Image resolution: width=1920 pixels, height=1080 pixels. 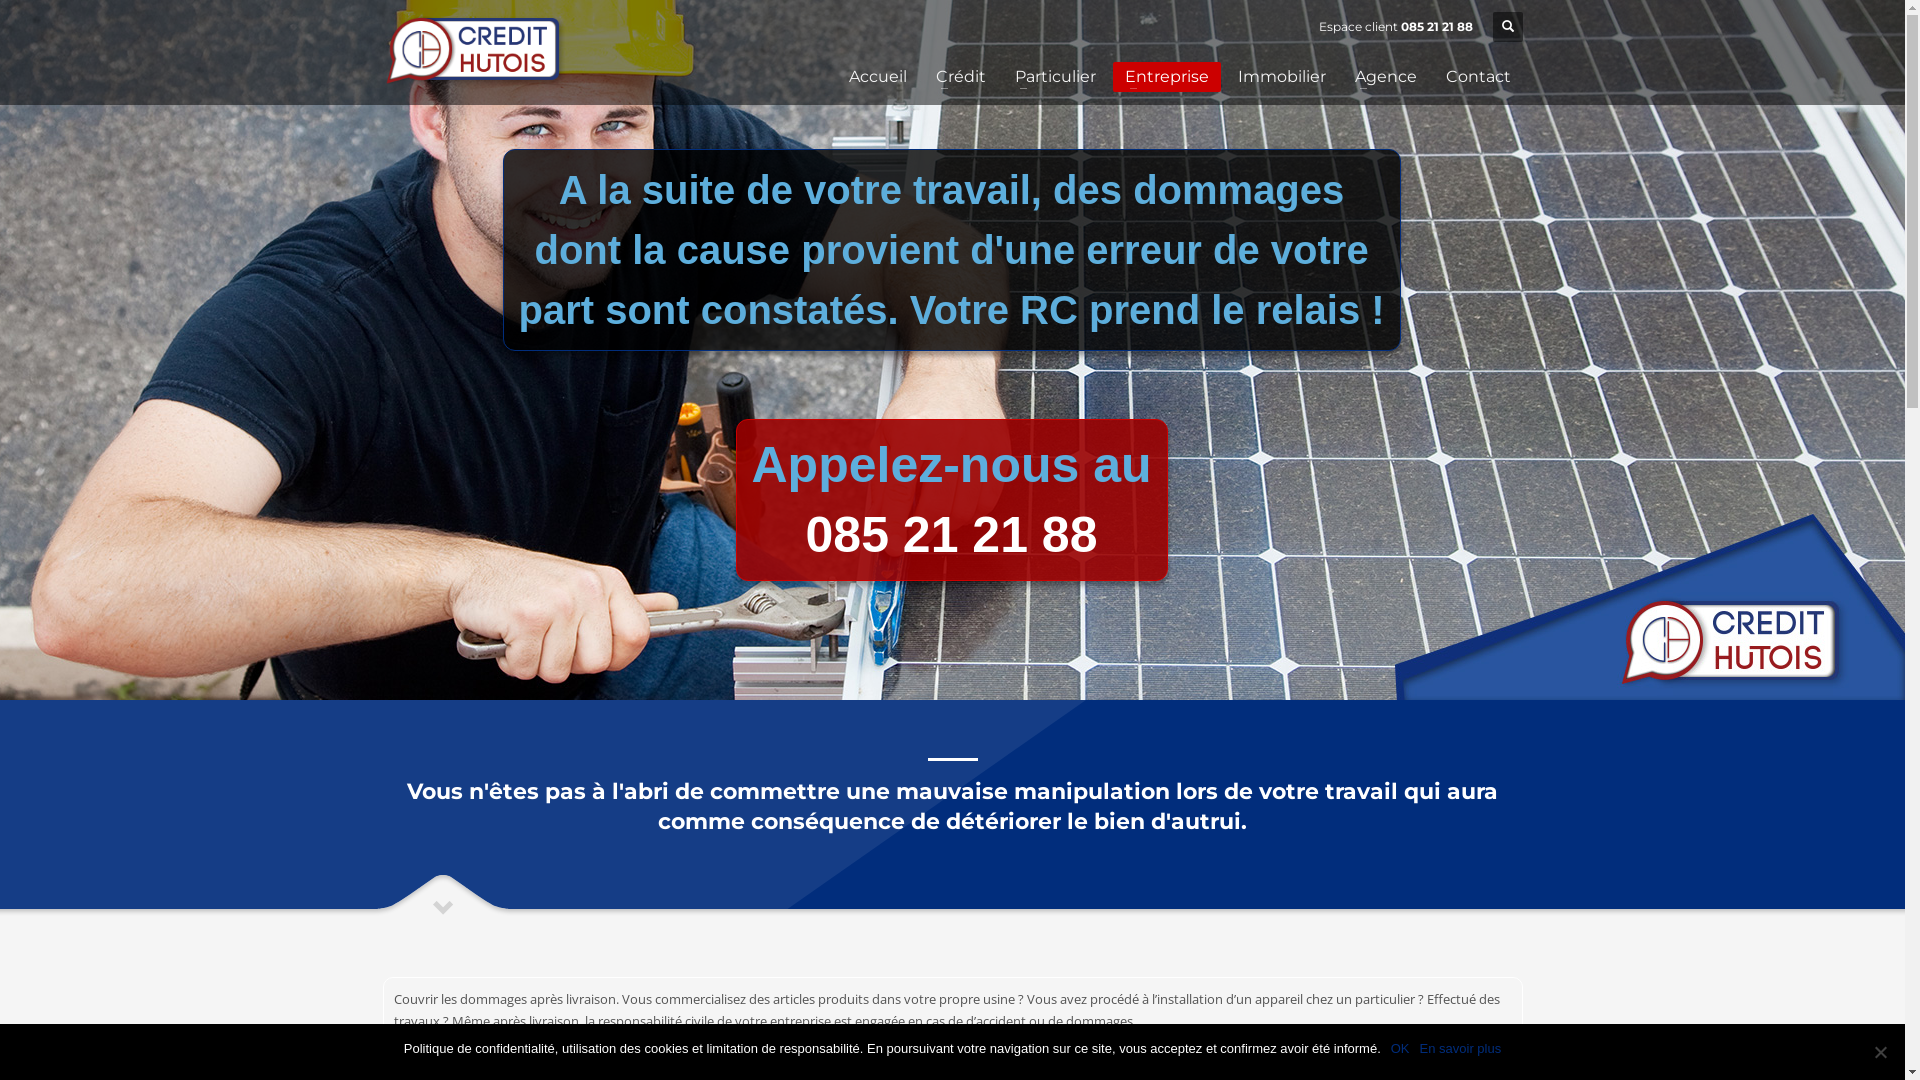 I want to click on 'Immobilier', so click(x=1281, y=76).